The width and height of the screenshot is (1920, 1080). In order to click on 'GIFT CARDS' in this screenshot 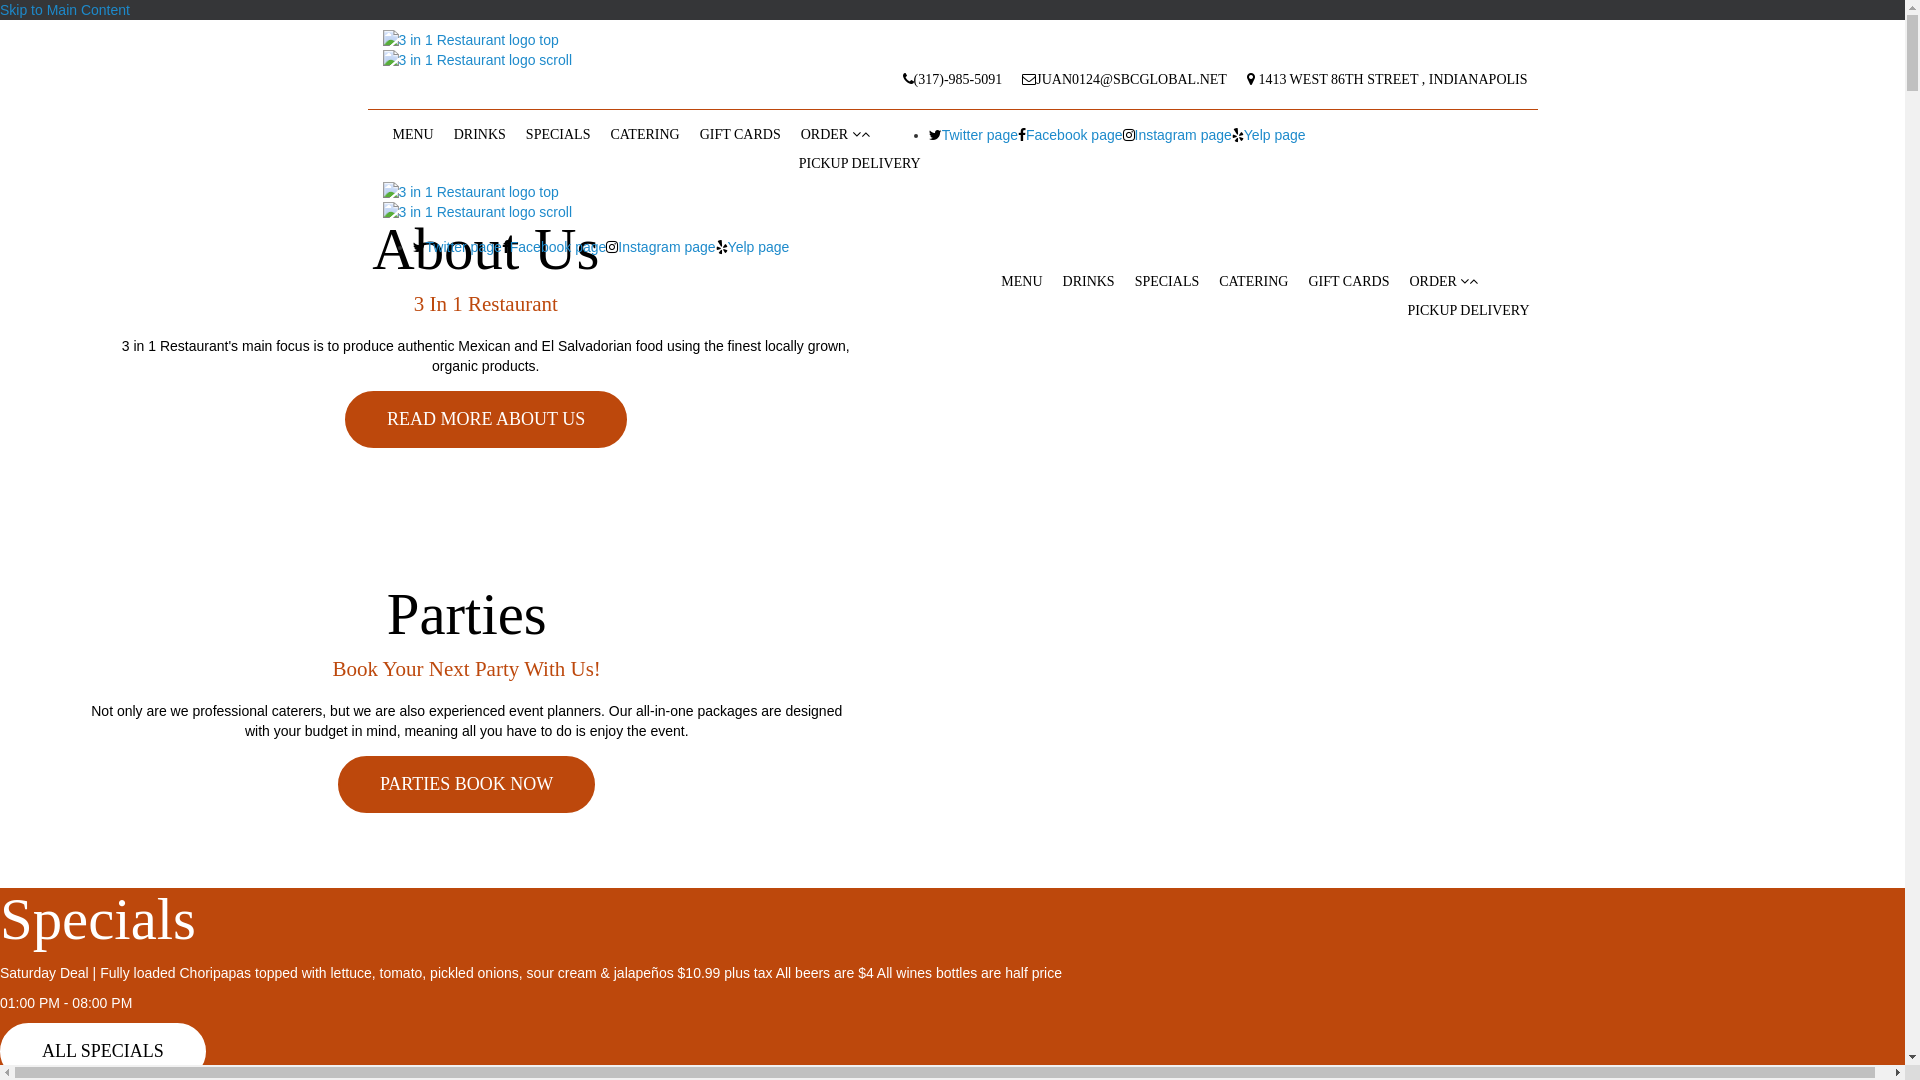, I will do `click(739, 135)`.